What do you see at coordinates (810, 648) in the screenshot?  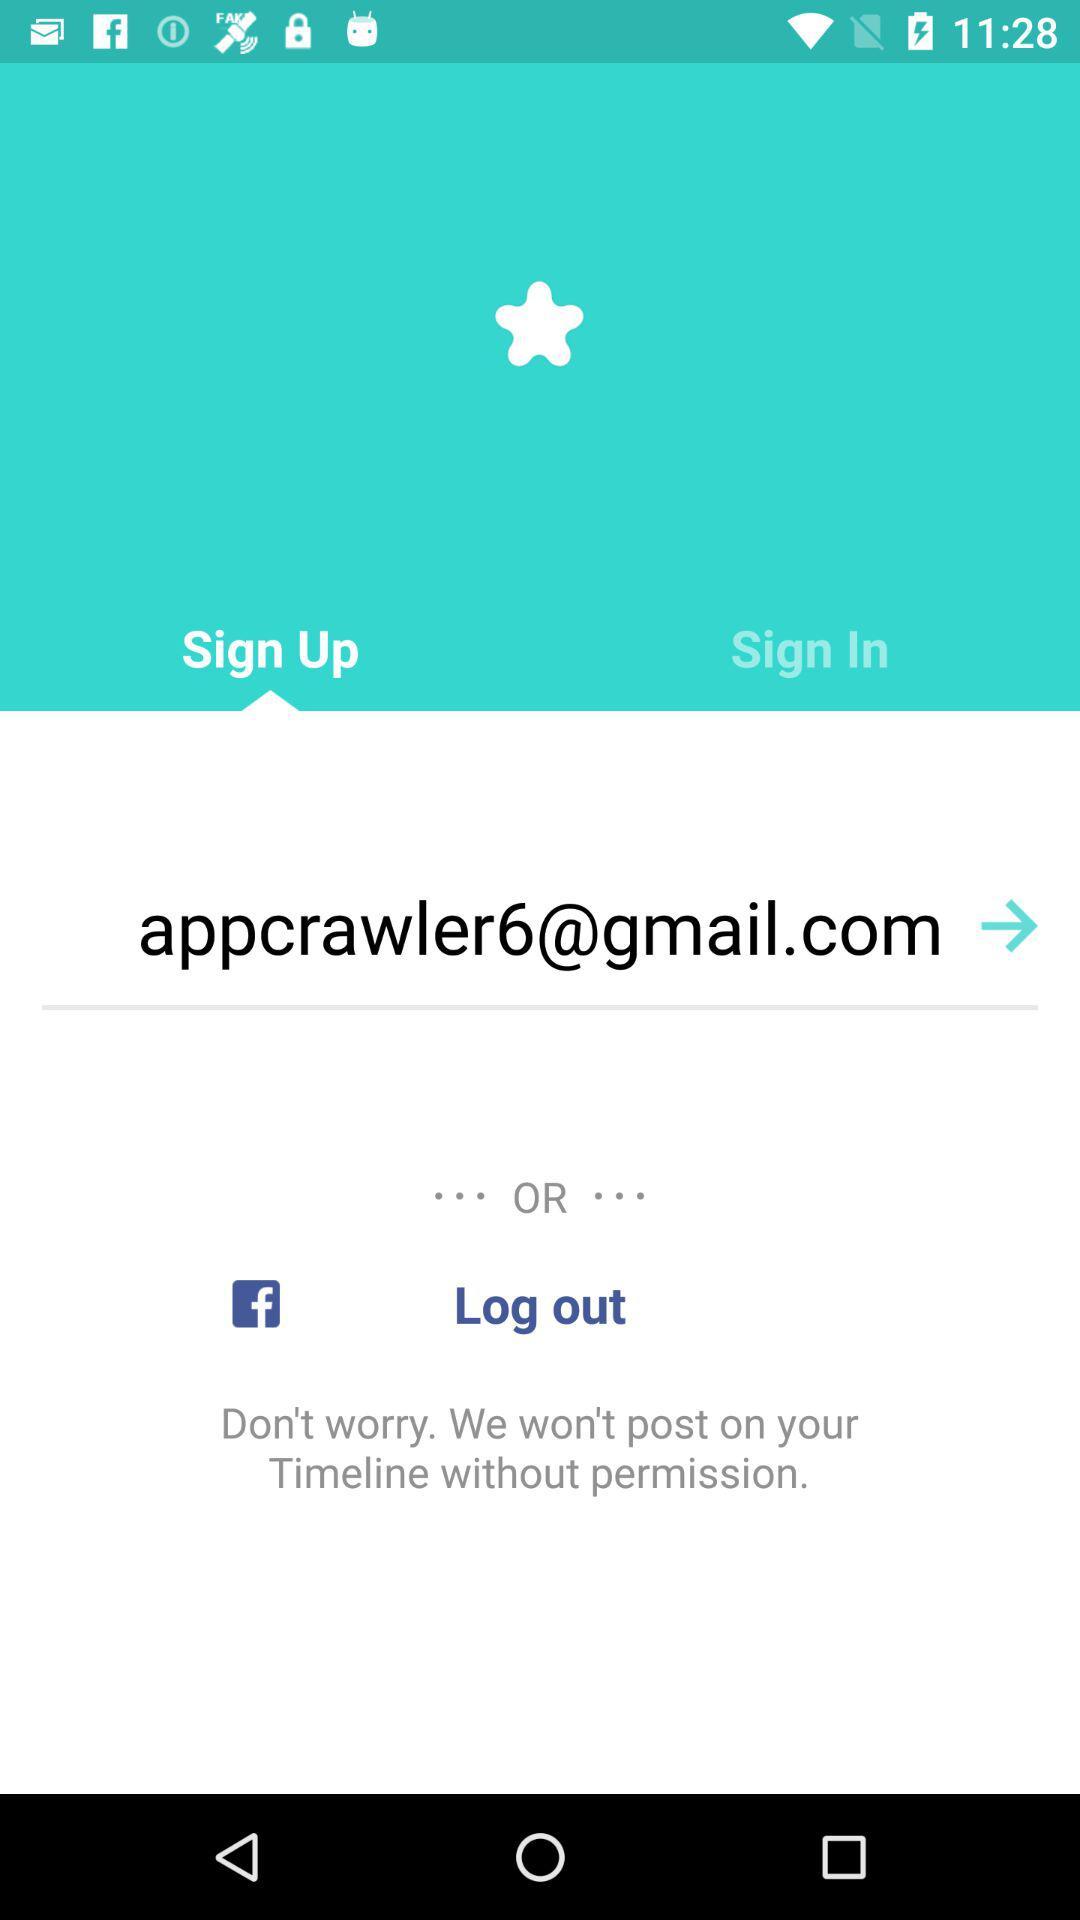 I see `the item above the appcrawler6@gmail.com icon` at bounding box center [810, 648].